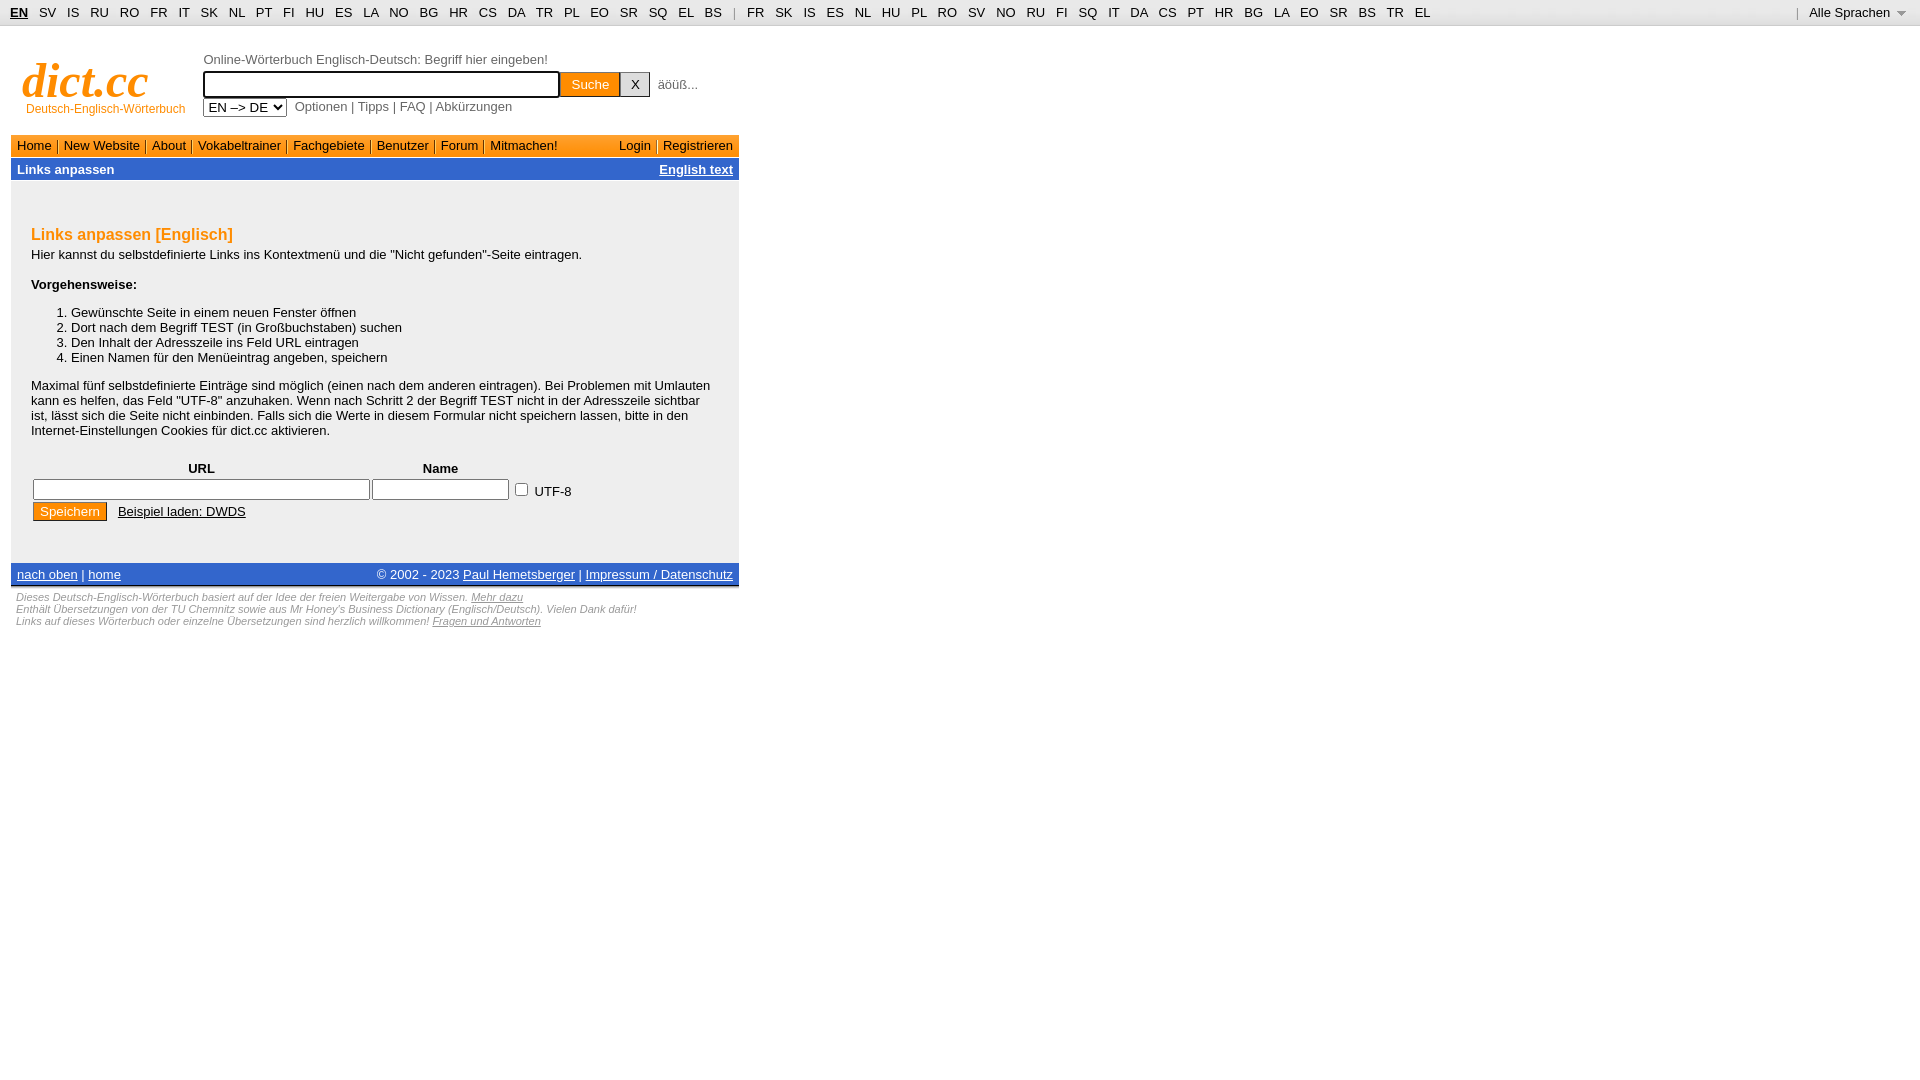  Describe the element at coordinates (1006, 12) in the screenshot. I see `'NO'` at that location.